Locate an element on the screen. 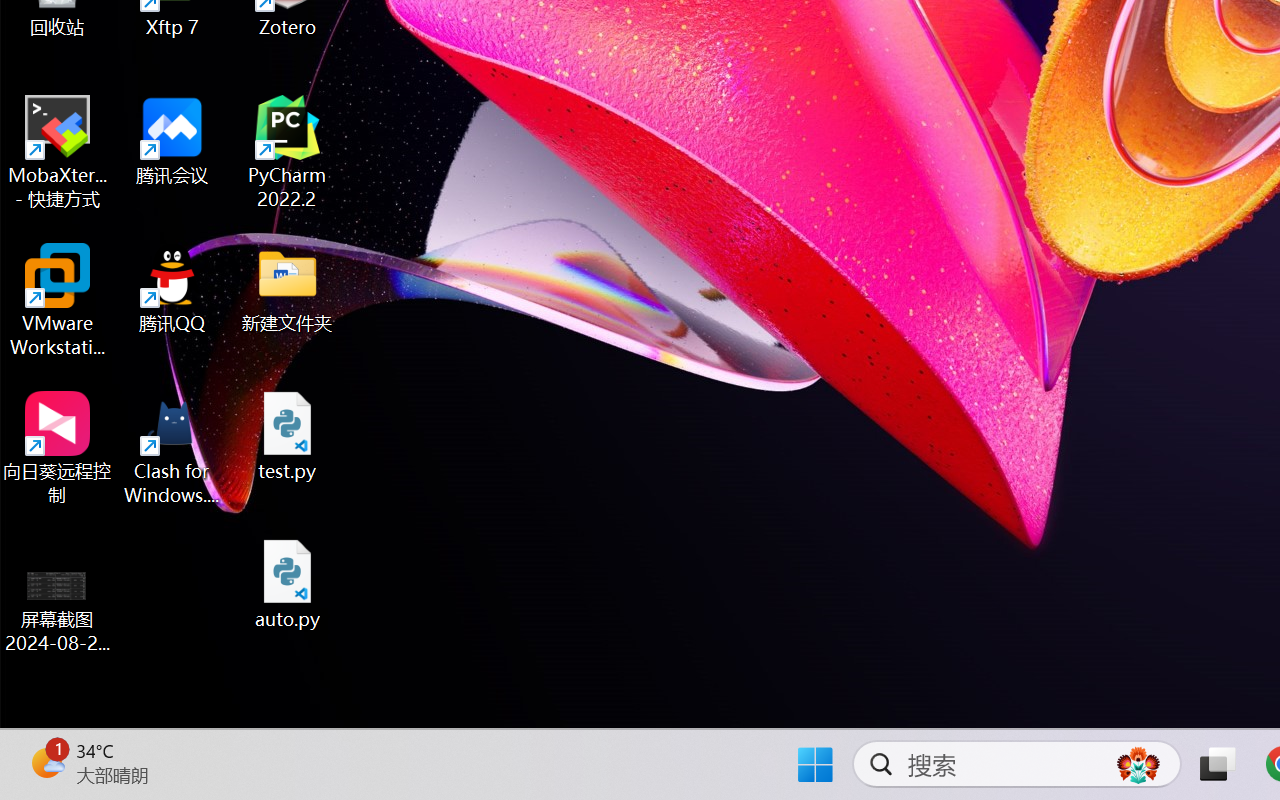  'auto.py' is located at coordinates (287, 583).